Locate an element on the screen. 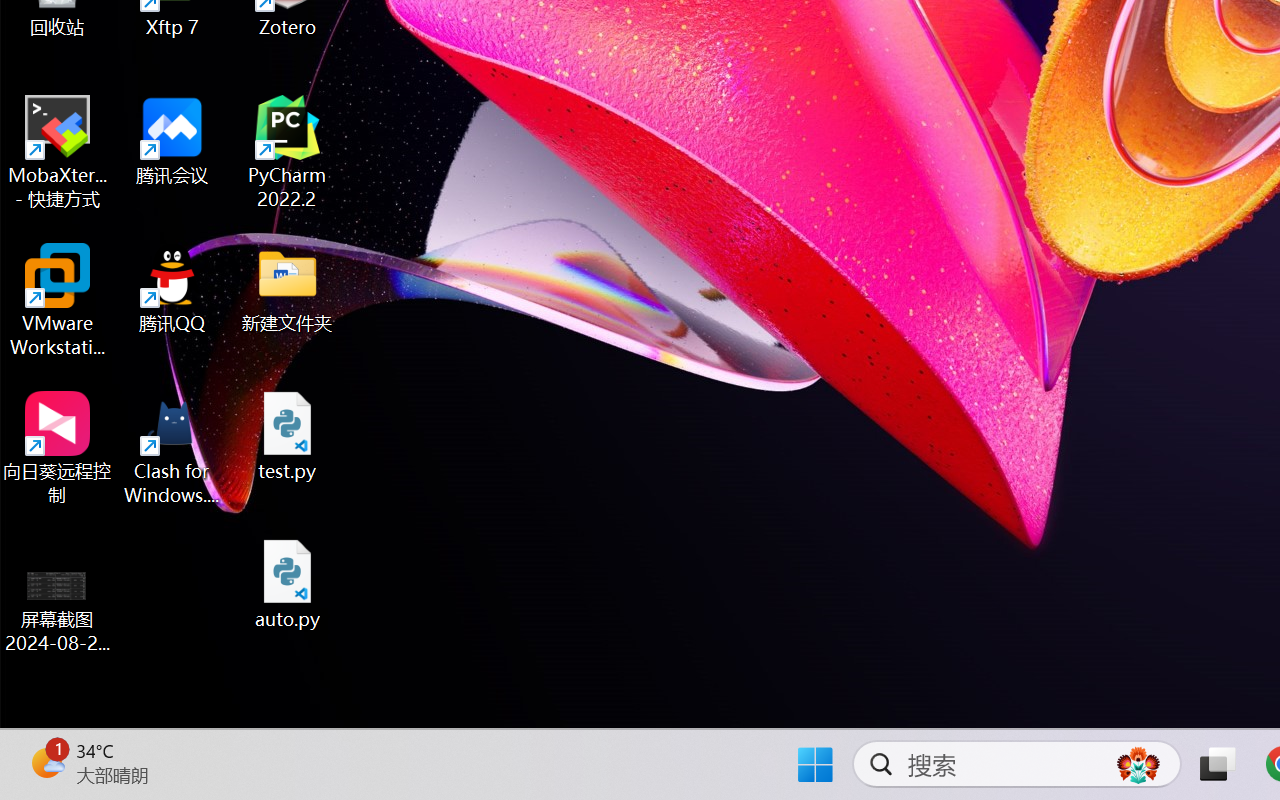  'auto.py' is located at coordinates (287, 583).